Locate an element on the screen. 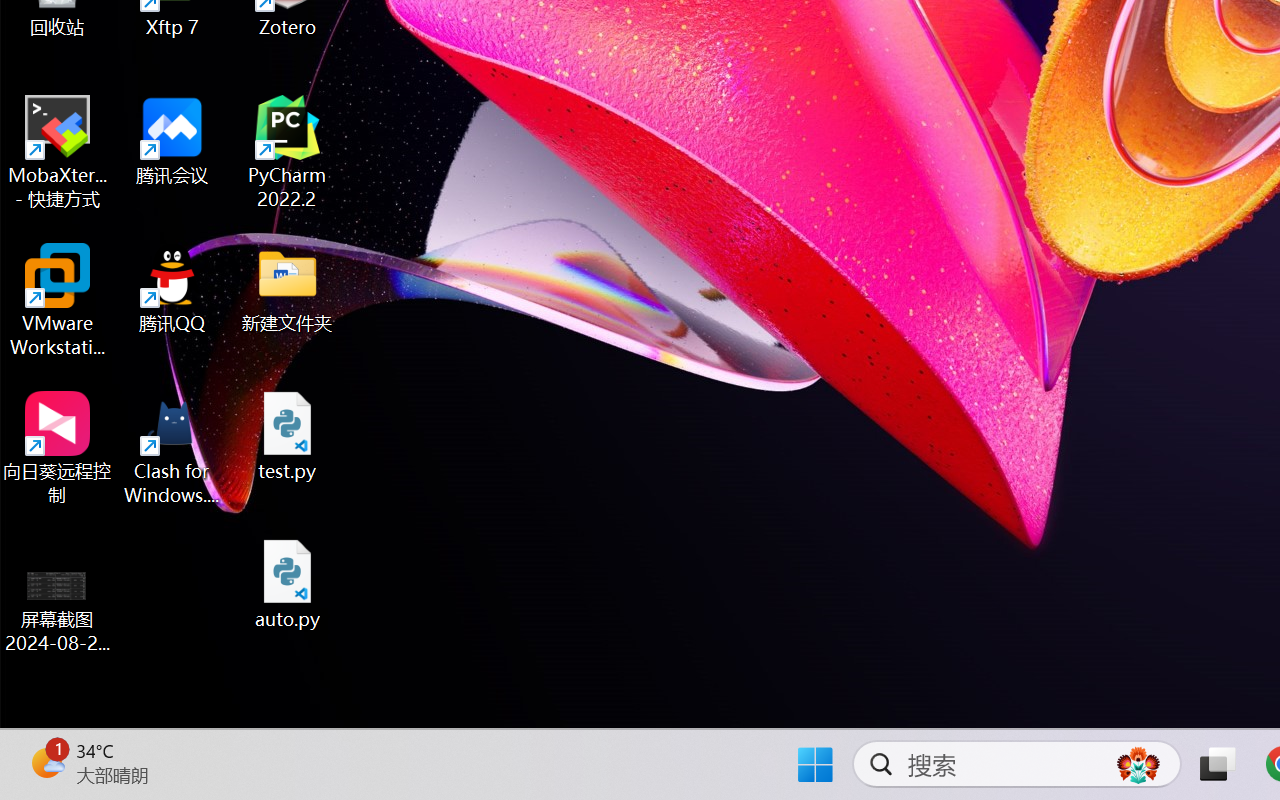  'auto.py' is located at coordinates (287, 583).